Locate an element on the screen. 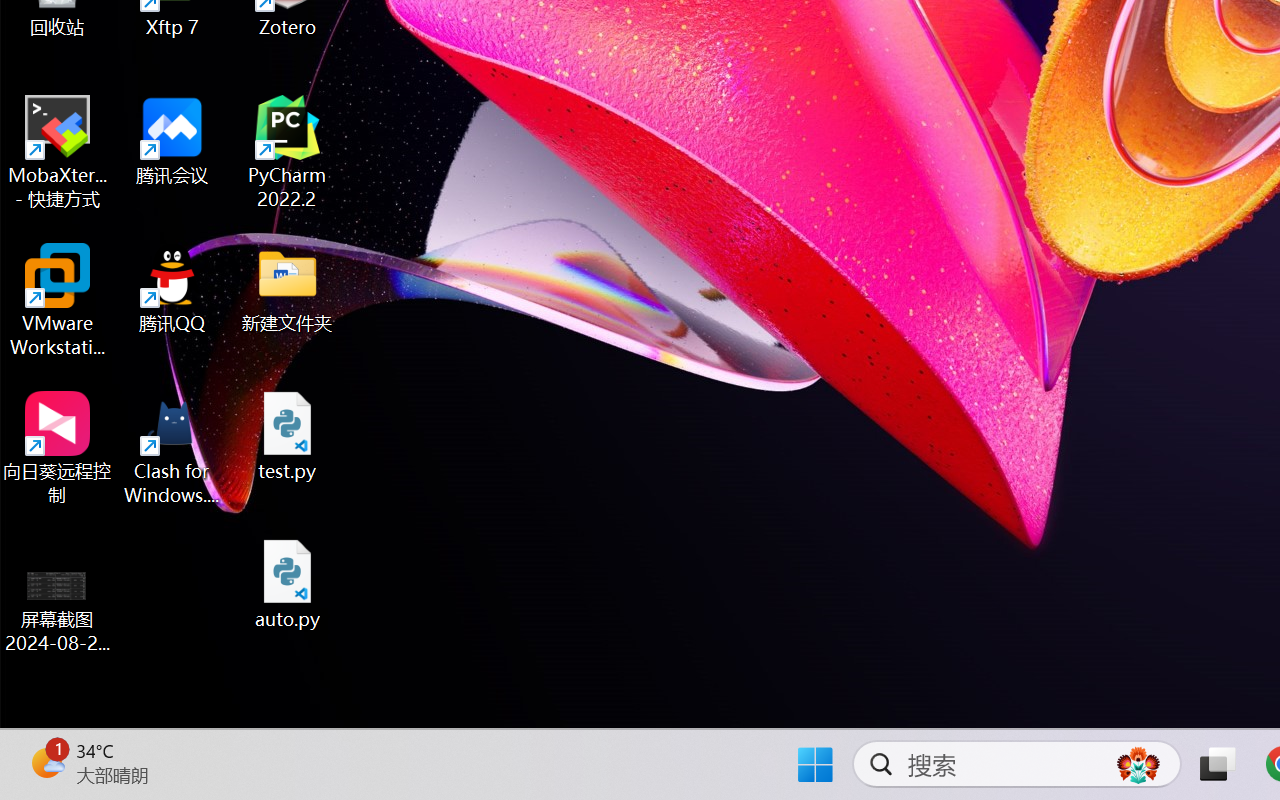  'auto.py' is located at coordinates (287, 583).